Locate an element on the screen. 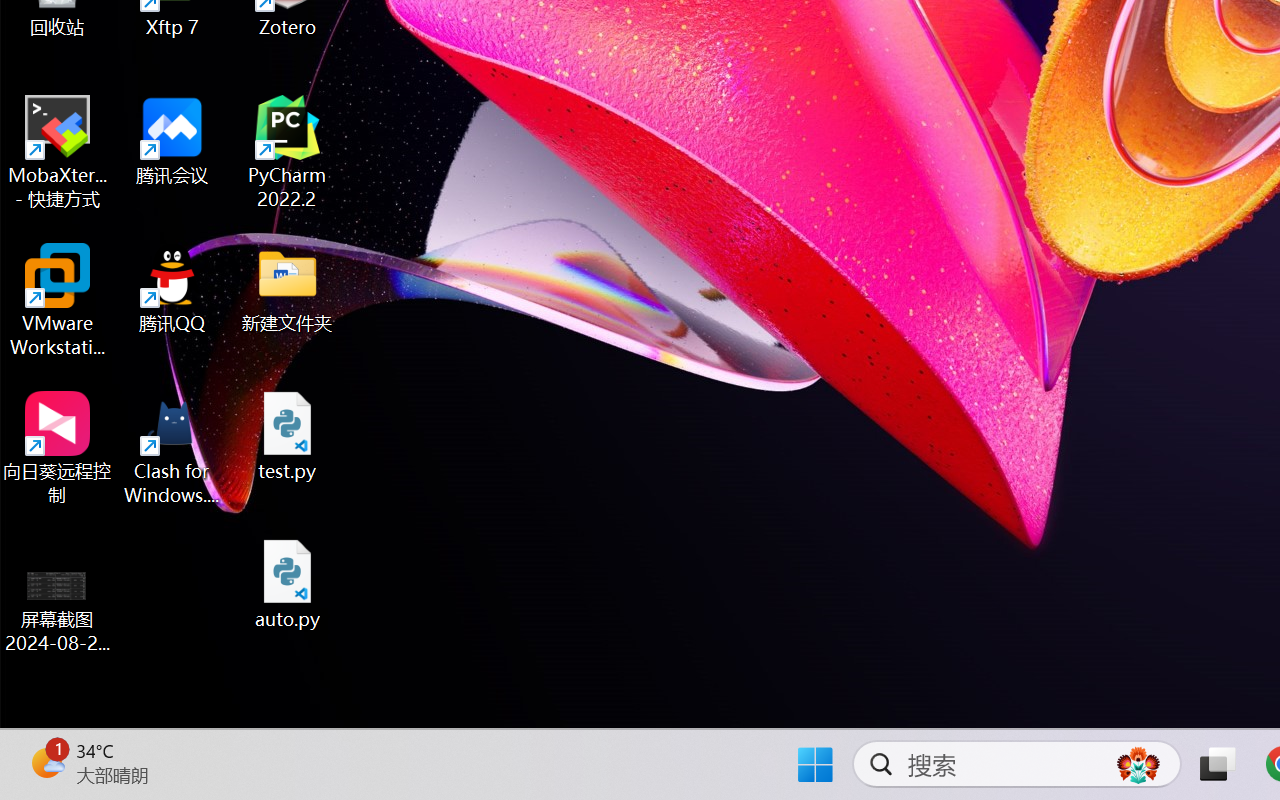  'auto.py' is located at coordinates (287, 583).